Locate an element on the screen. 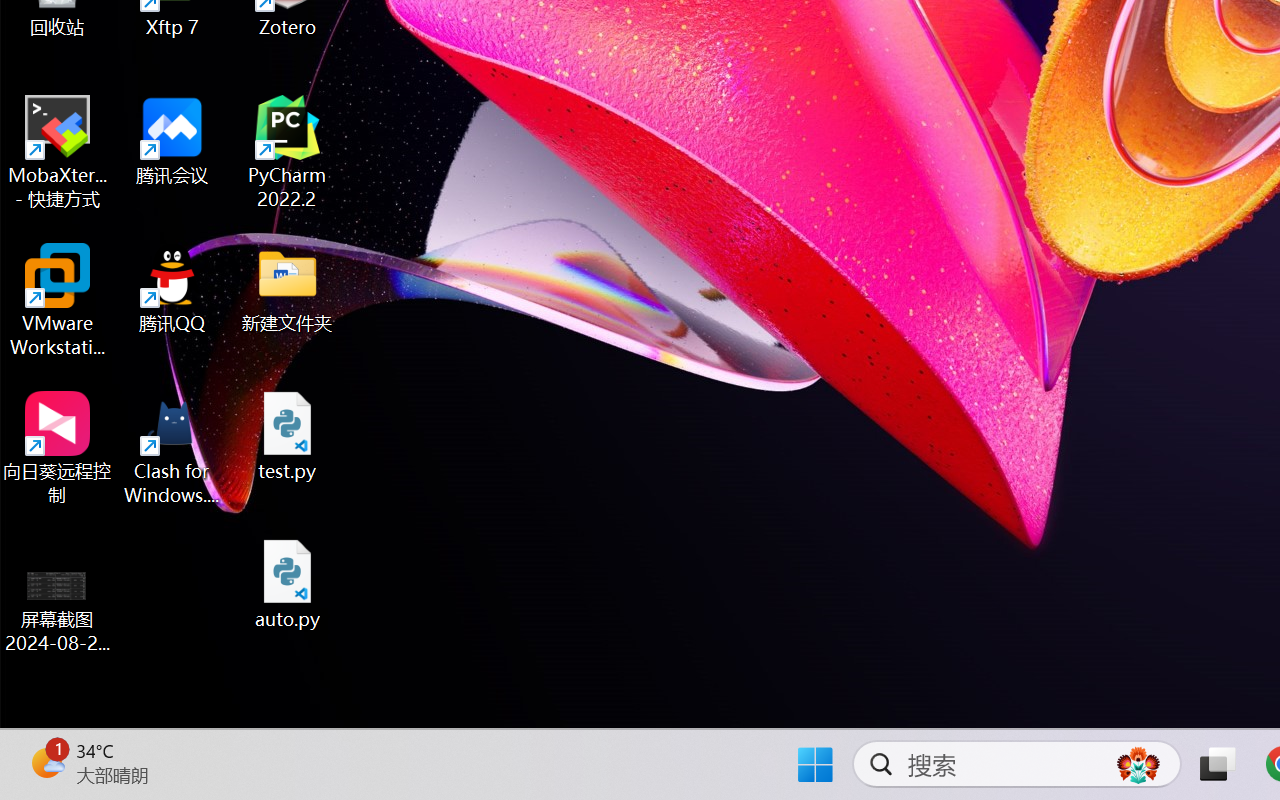  'auto.py' is located at coordinates (287, 583).